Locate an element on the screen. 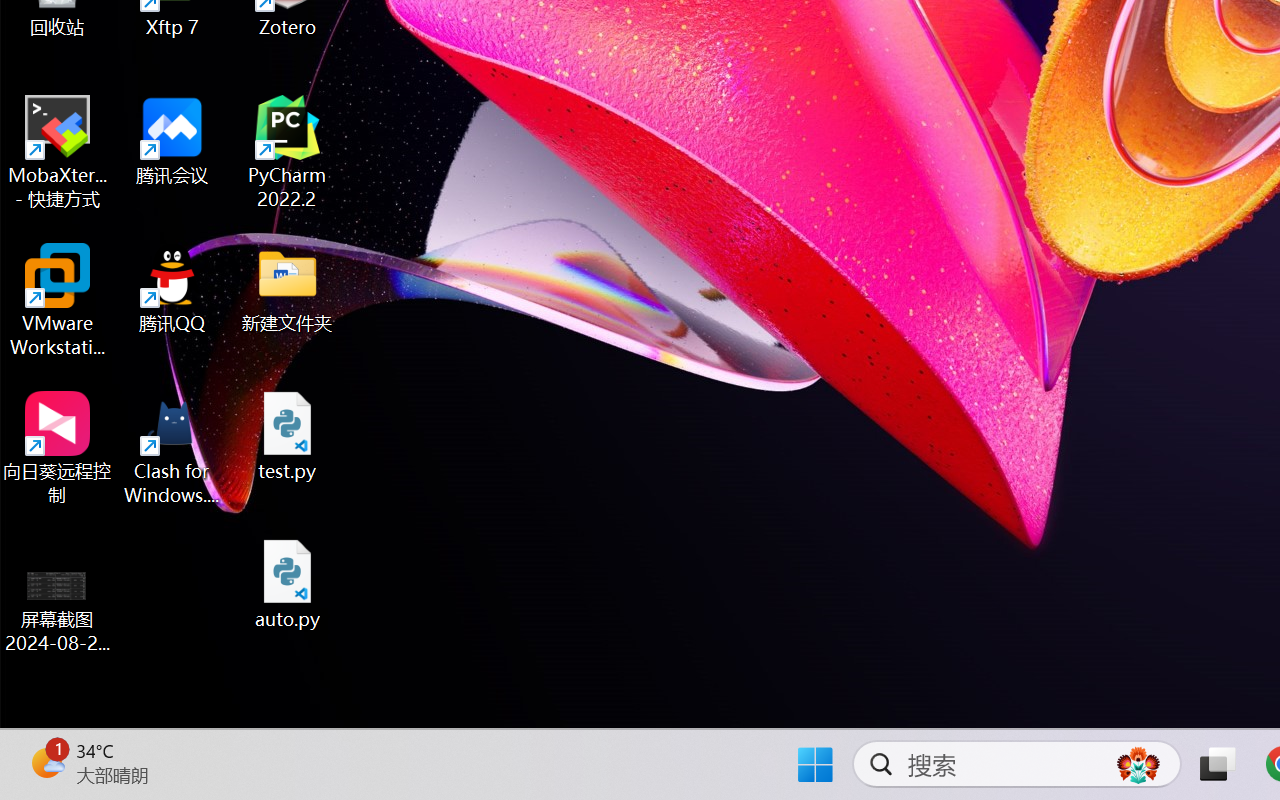  'auto.py' is located at coordinates (287, 583).